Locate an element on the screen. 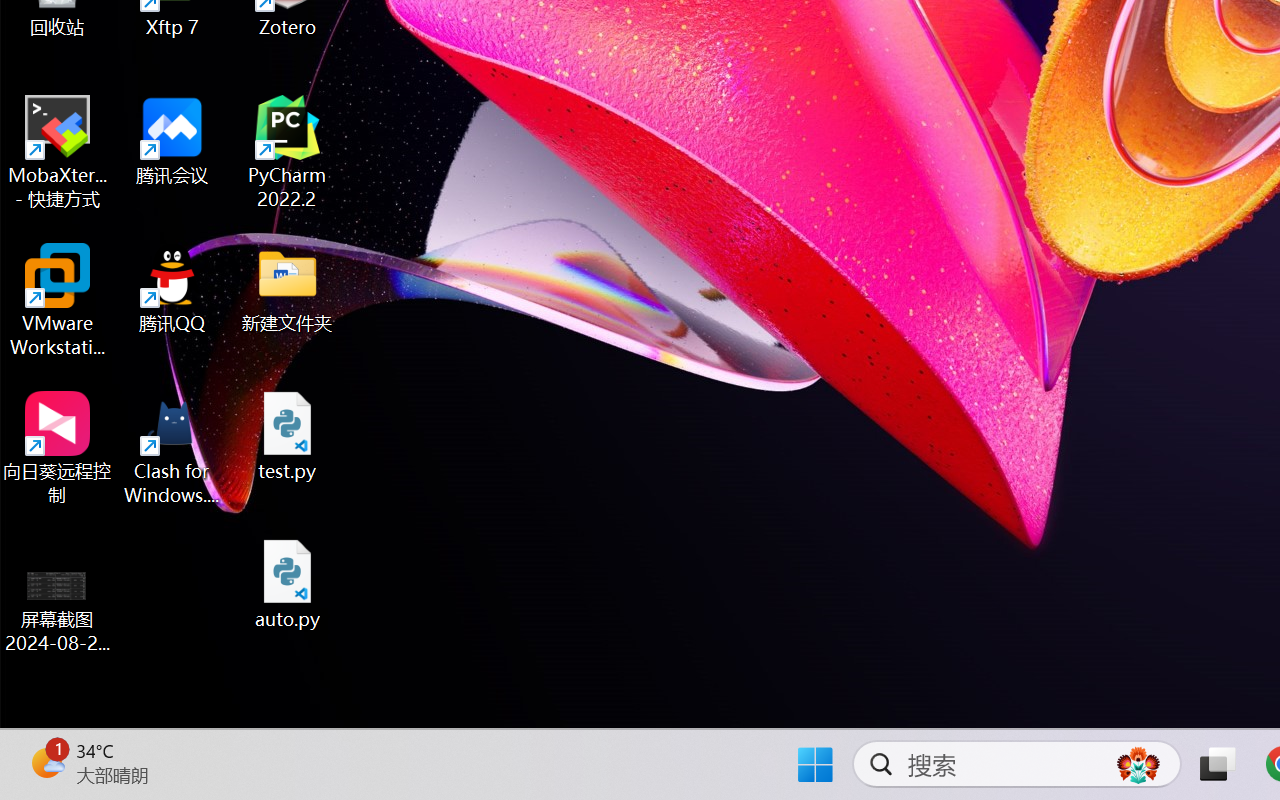  'auto.py' is located at coordinates (287, 583).